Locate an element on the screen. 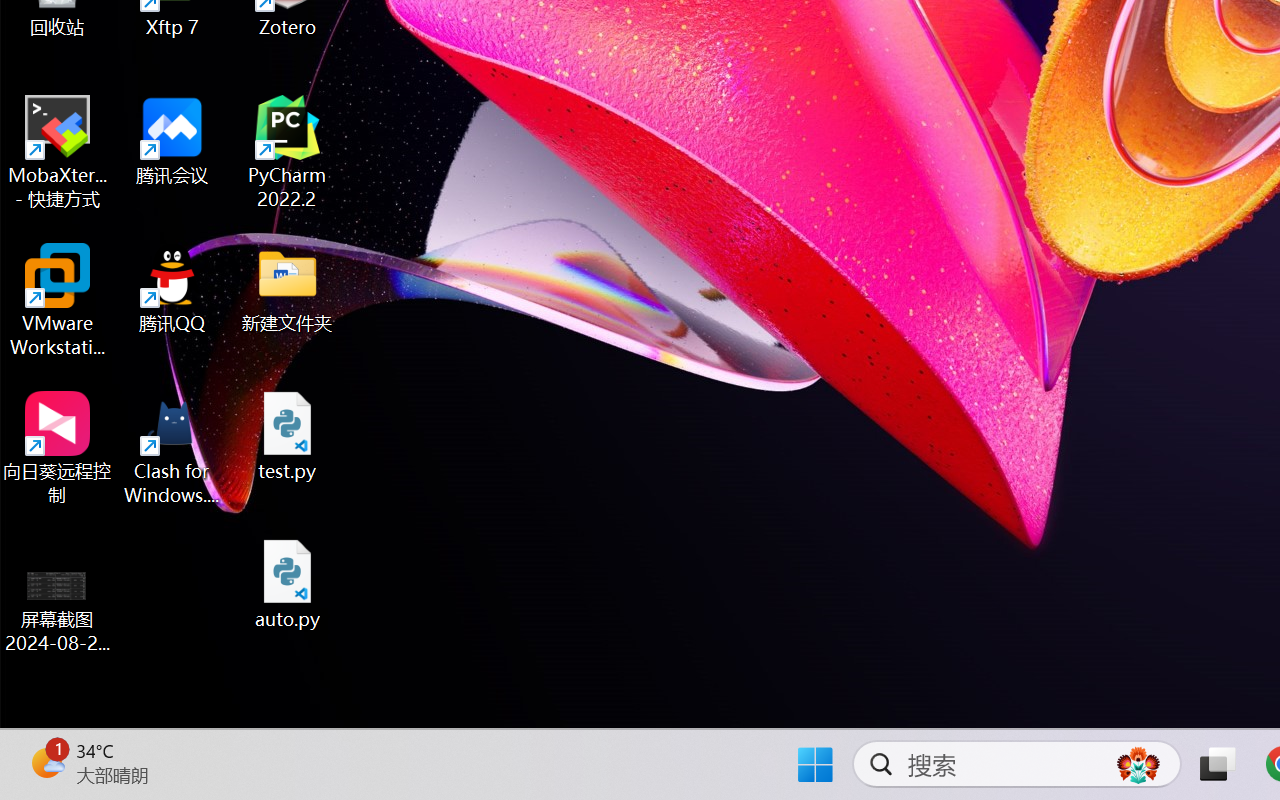  'auto.py' is located at coordinates (287, 583).